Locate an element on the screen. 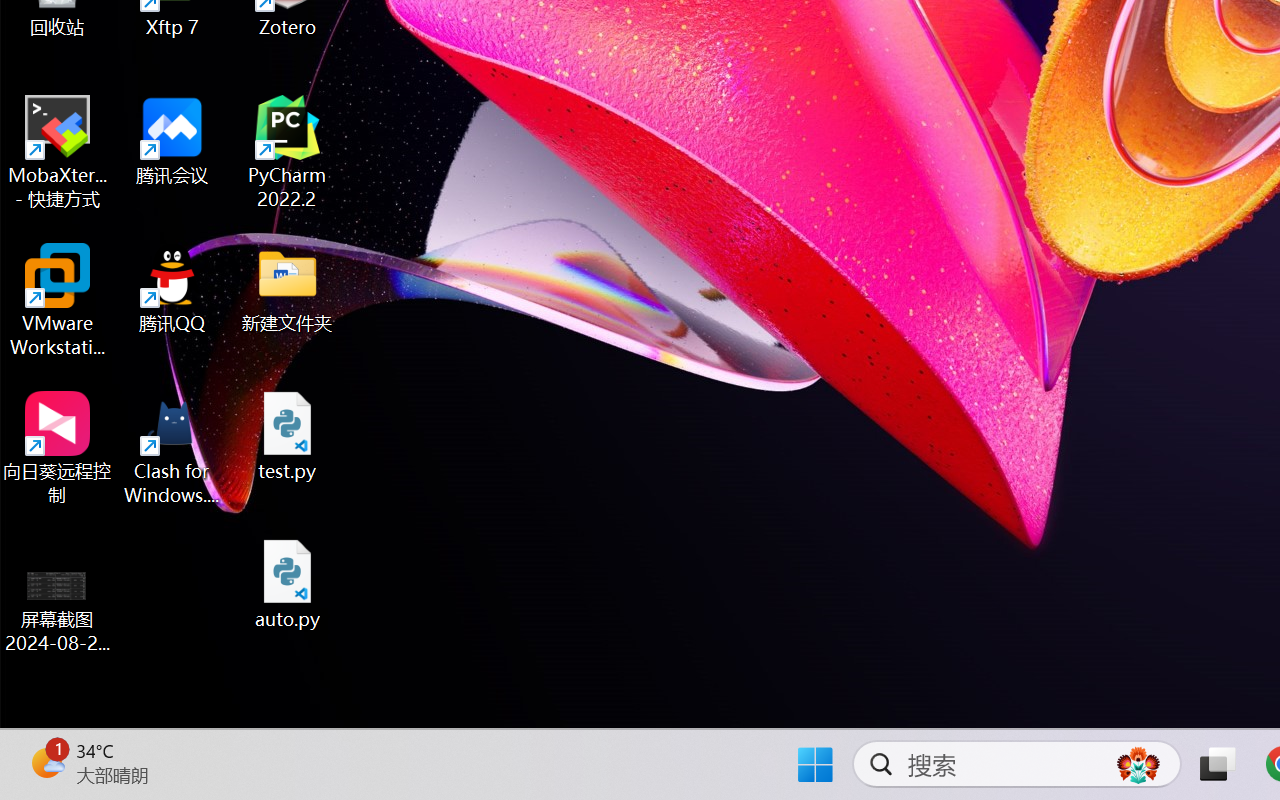  'auto.py' is located at coordinates (287, 583).